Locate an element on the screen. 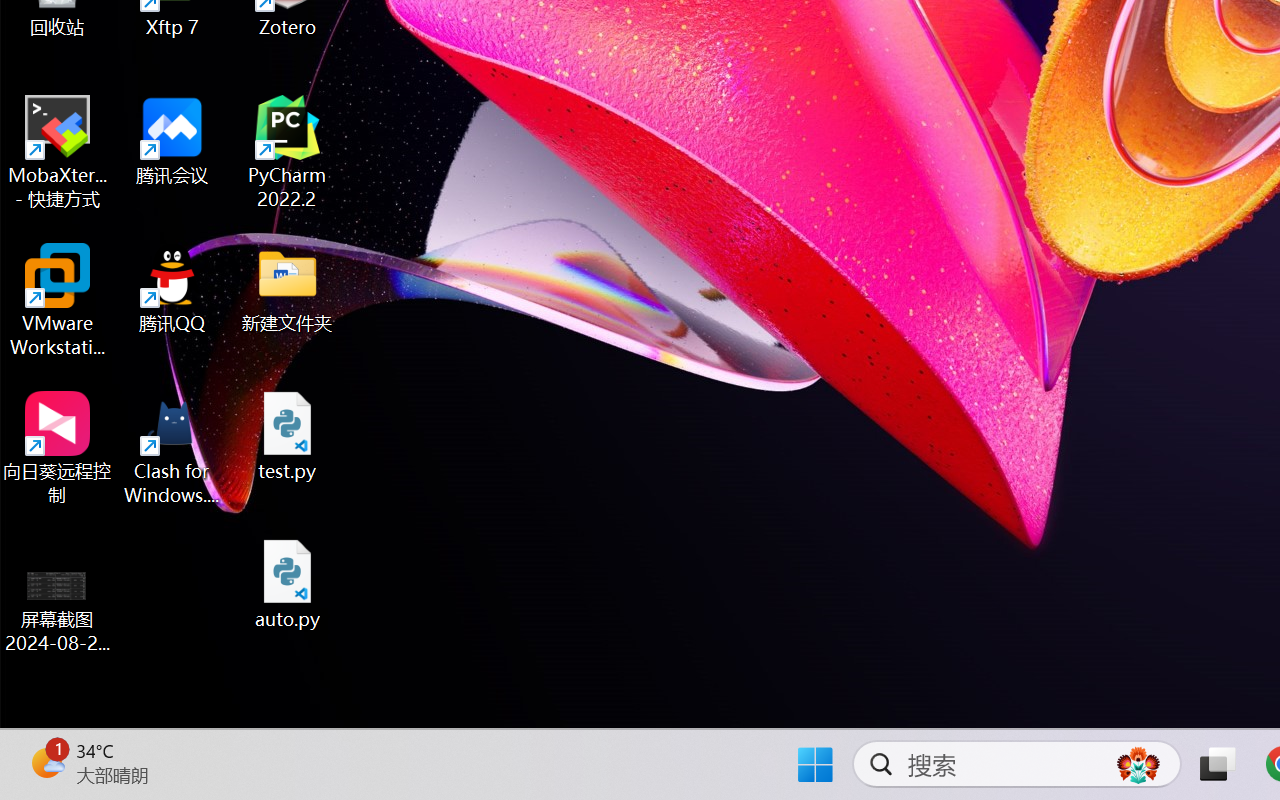  'auto.py' is located at coordinates (287, 583).